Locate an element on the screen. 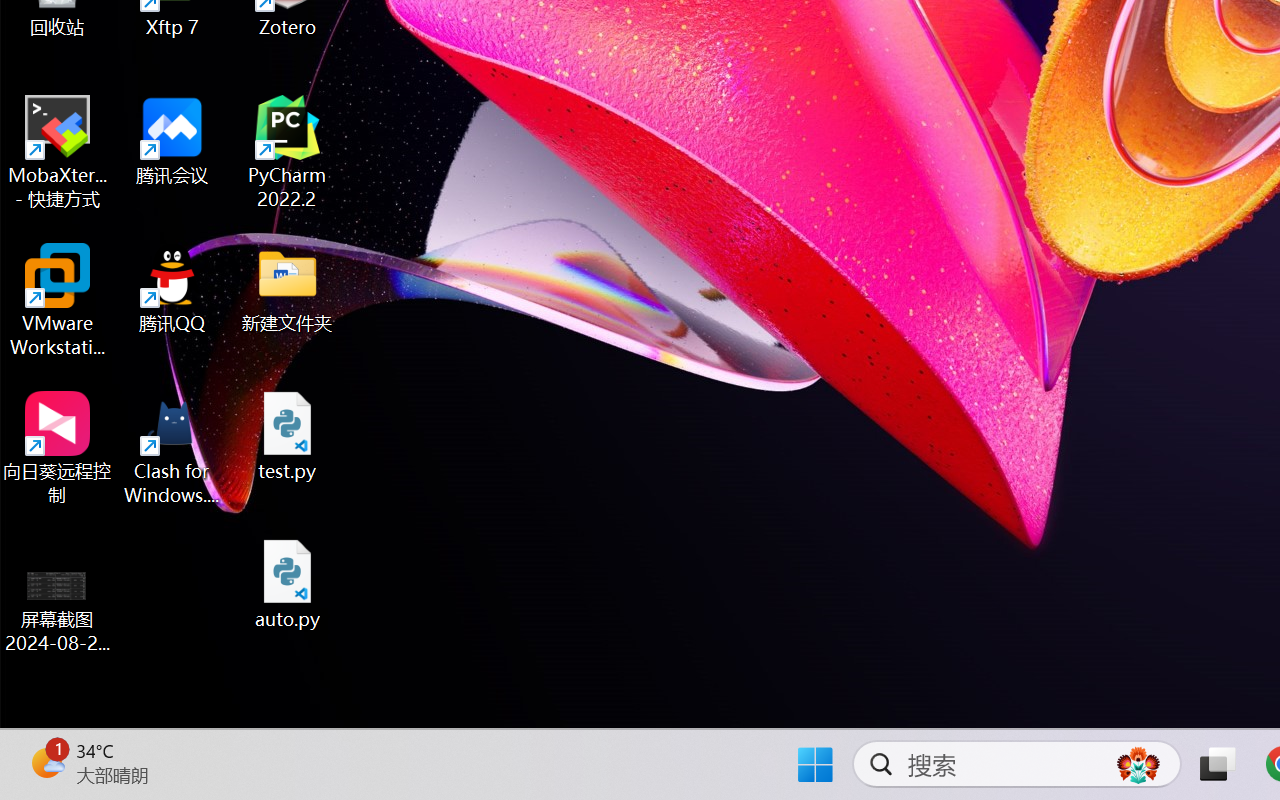  'auto.py' is located at coordinates (287, 583).